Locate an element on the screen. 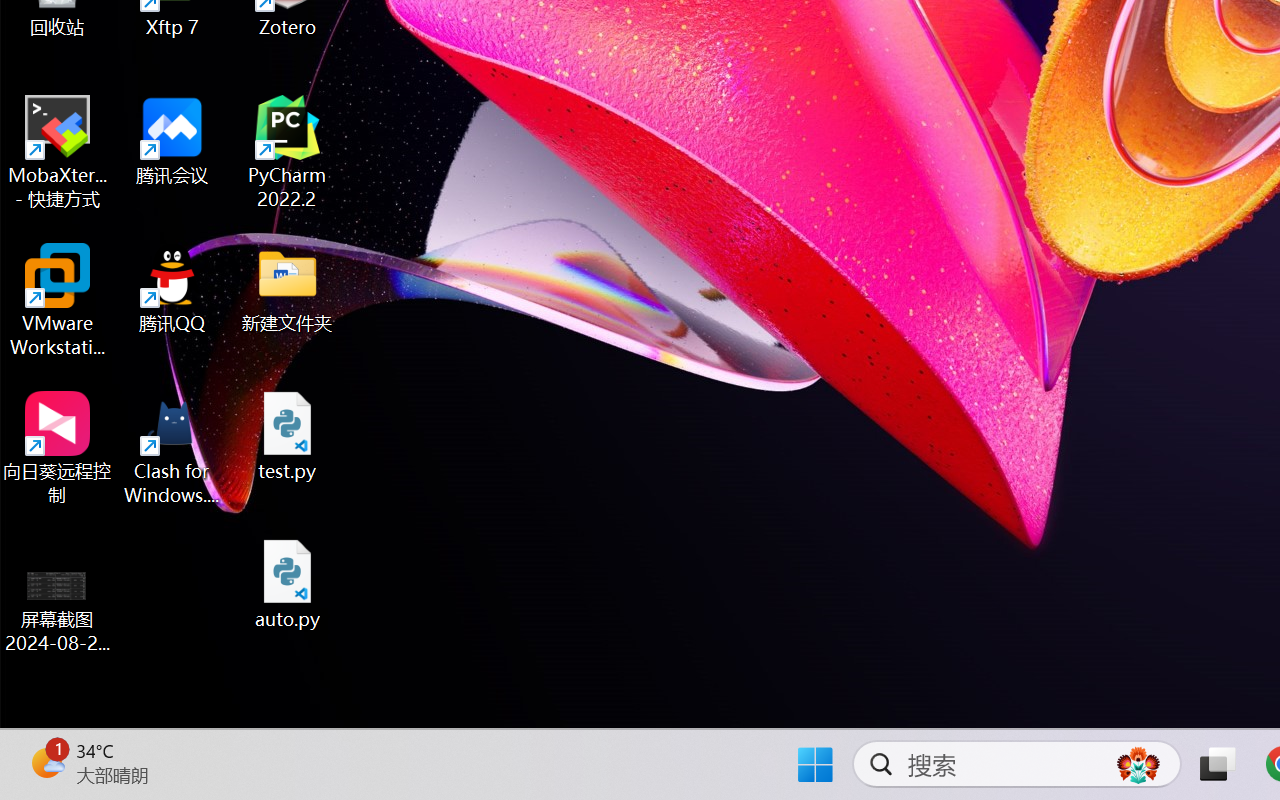  'auto.py' is located at coordinates (287, 583).